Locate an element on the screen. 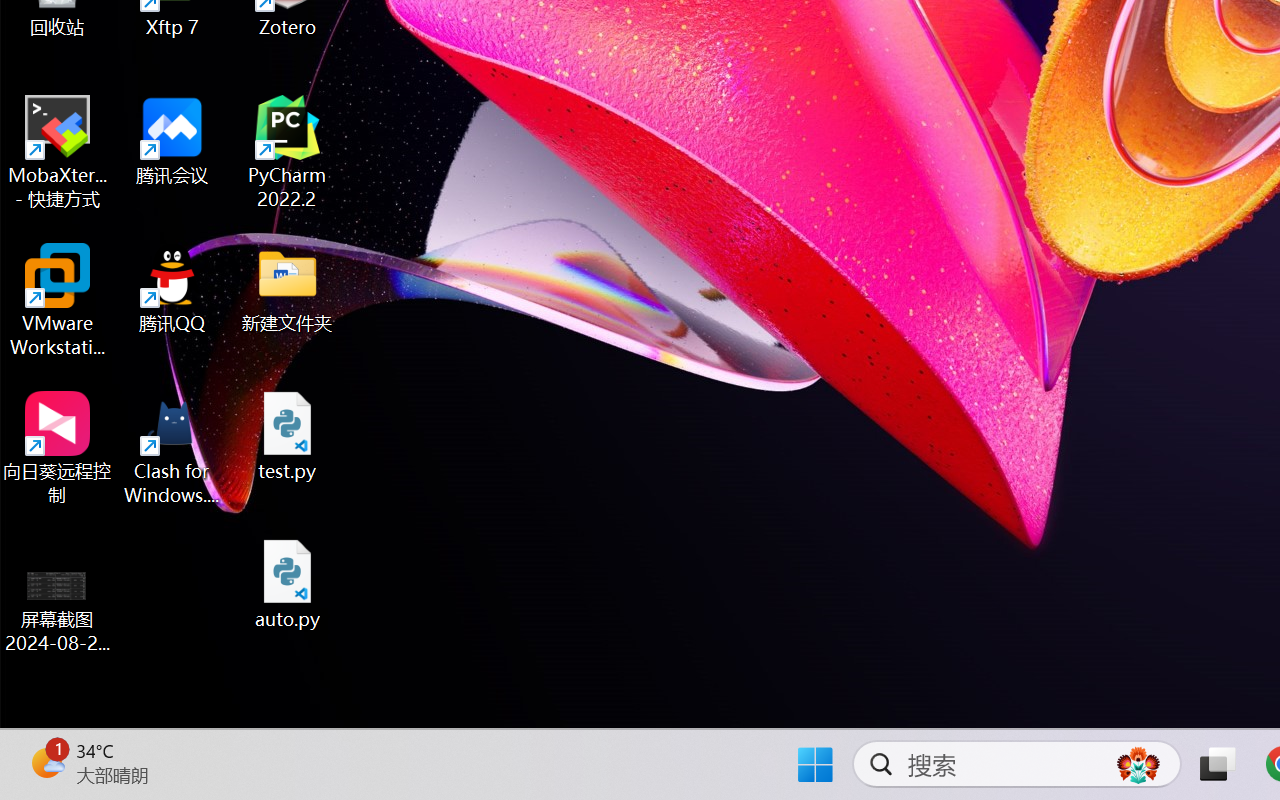  'auto.py' is located at coordinates (287, 583).